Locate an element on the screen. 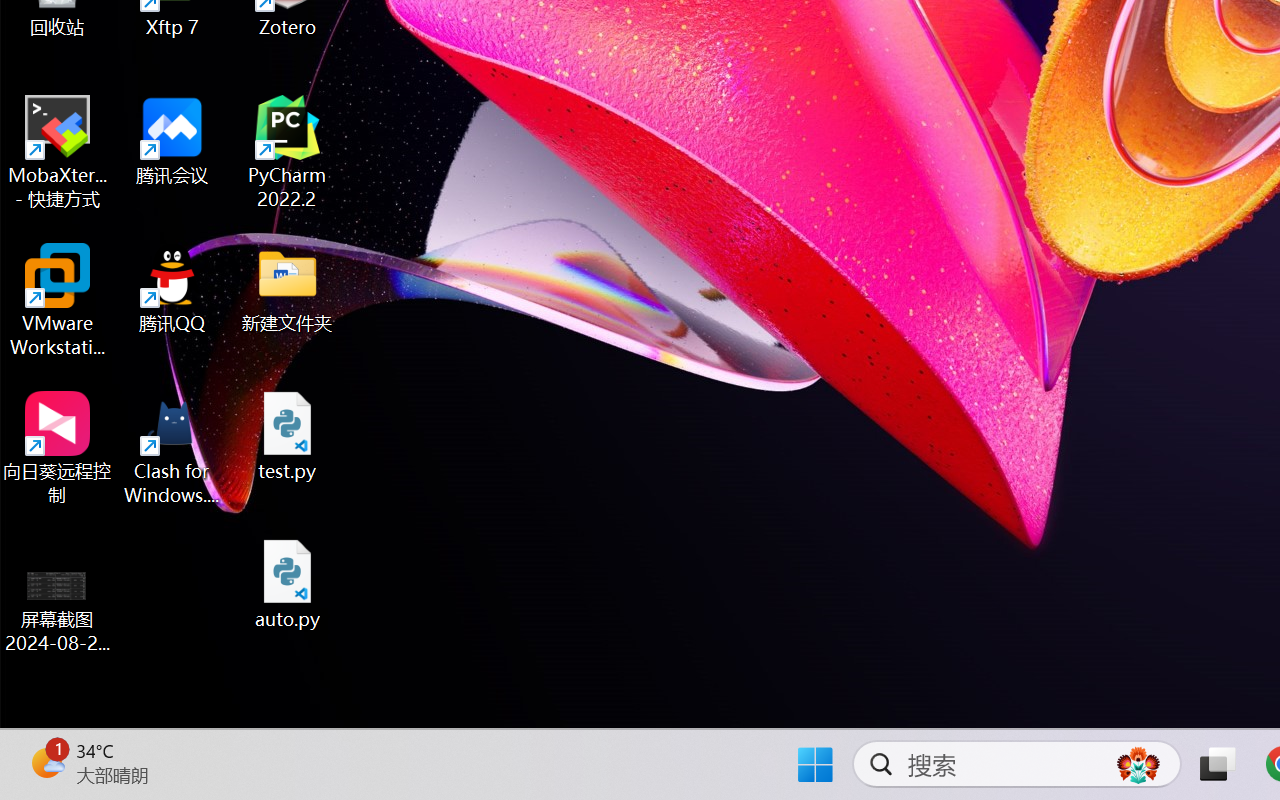  'auto.py' is located at coordinates (287, 583).